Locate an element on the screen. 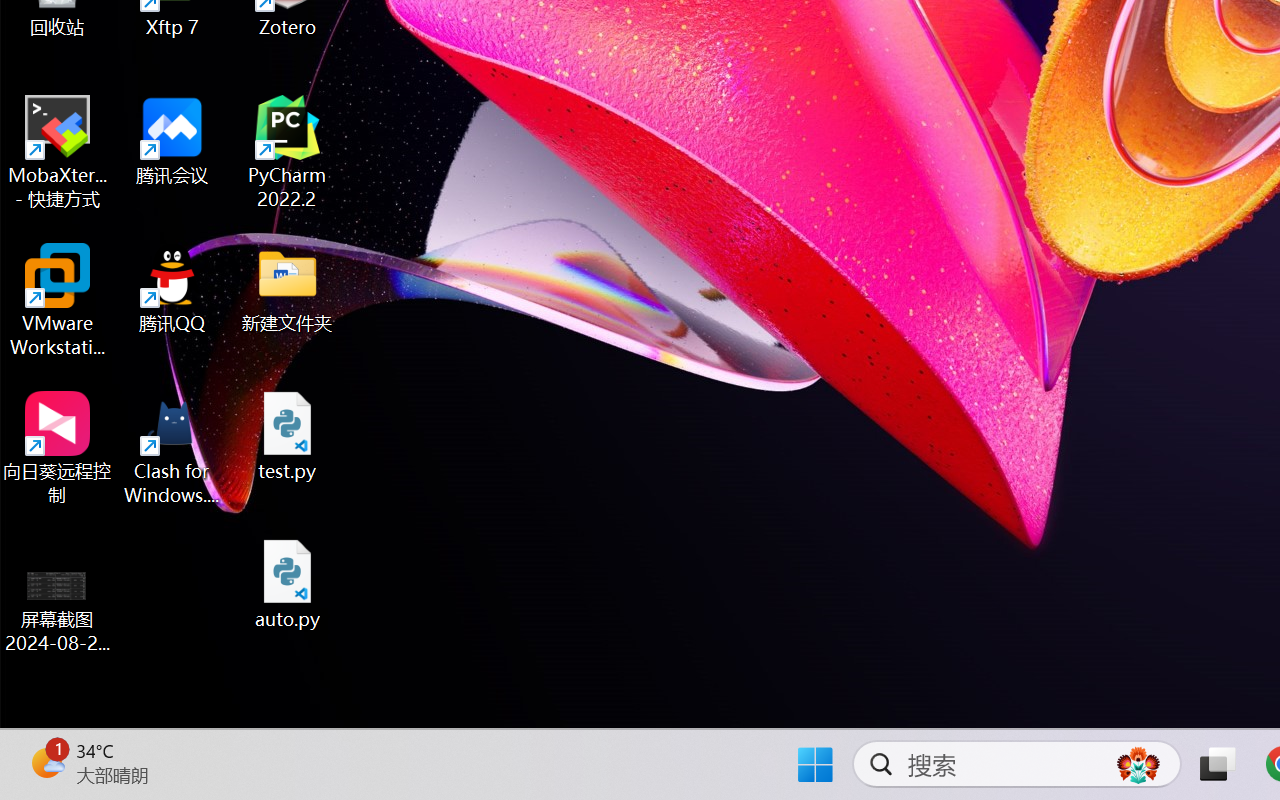  'auto.py' is located at coordinates (287, 583).